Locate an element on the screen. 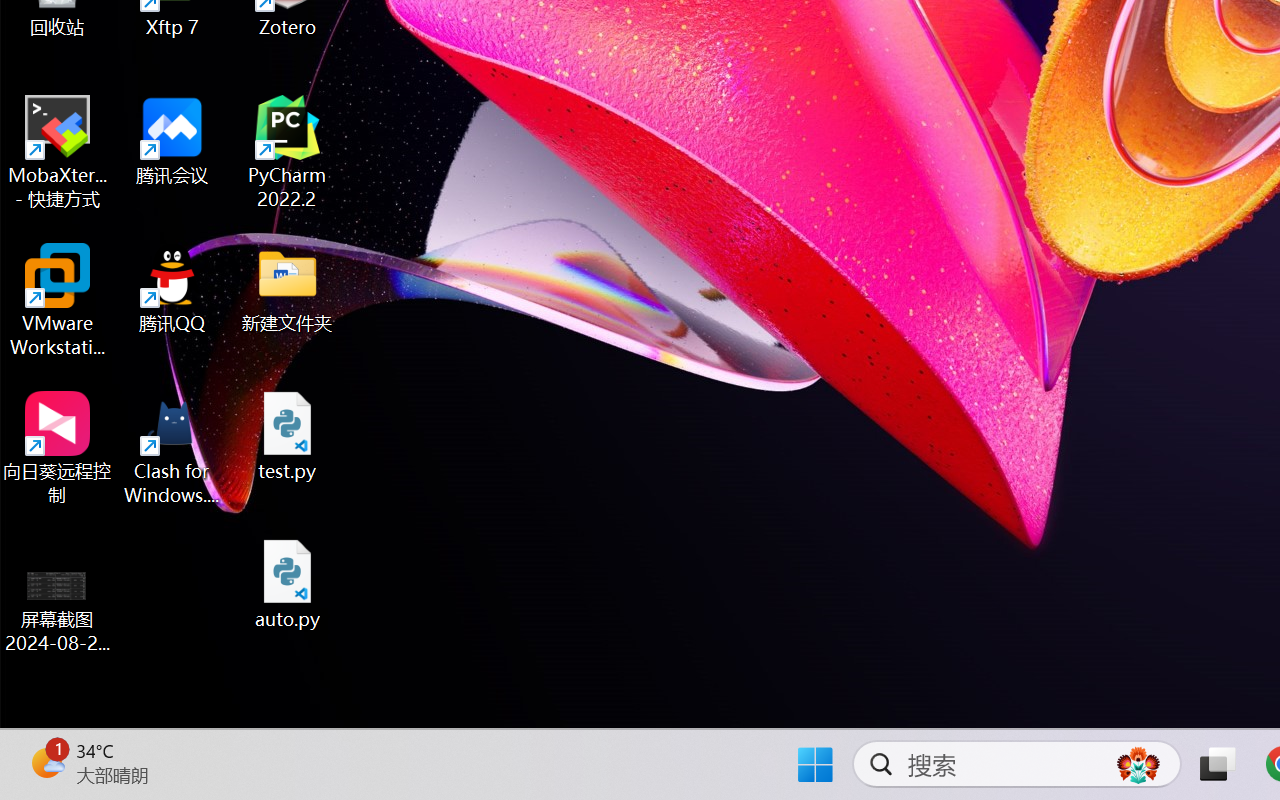  'auto.py' is located at coordinates (287, 583).